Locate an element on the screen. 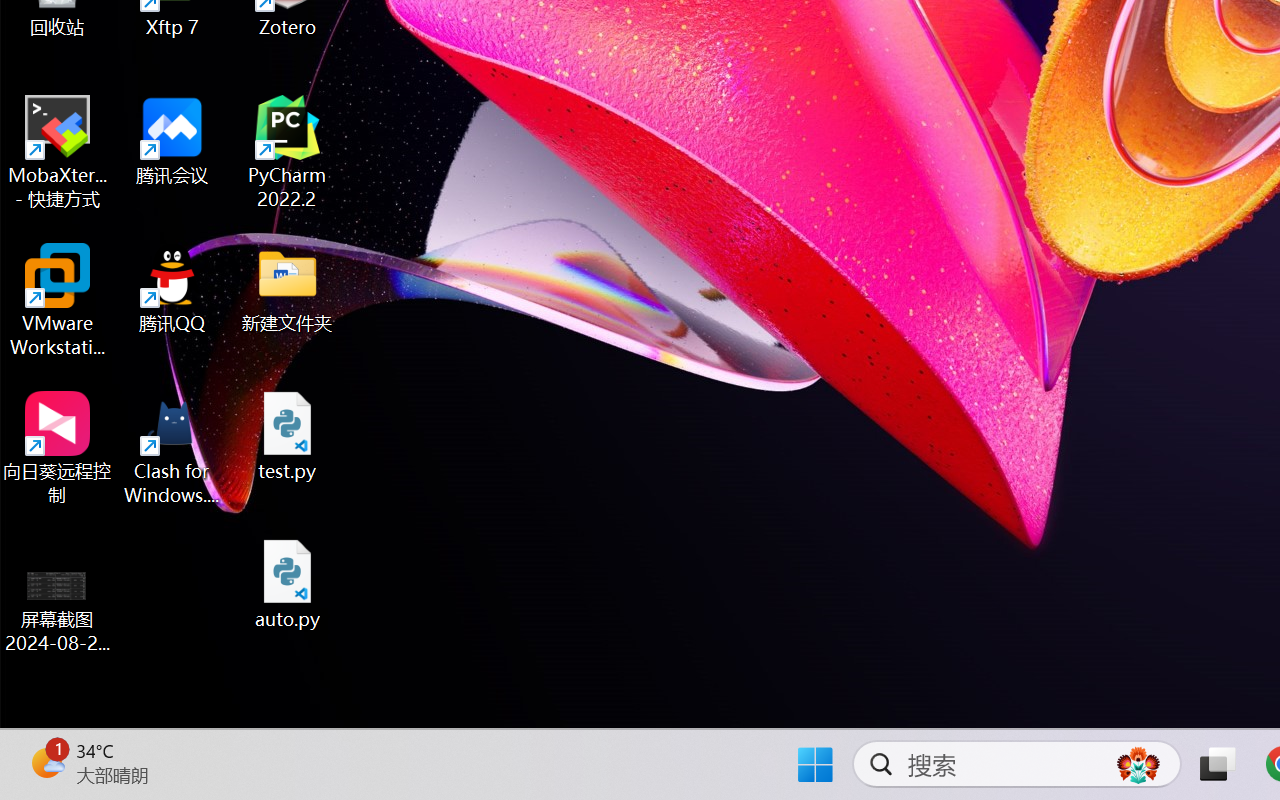  'auto.py' is located at coordinates (287, 583).